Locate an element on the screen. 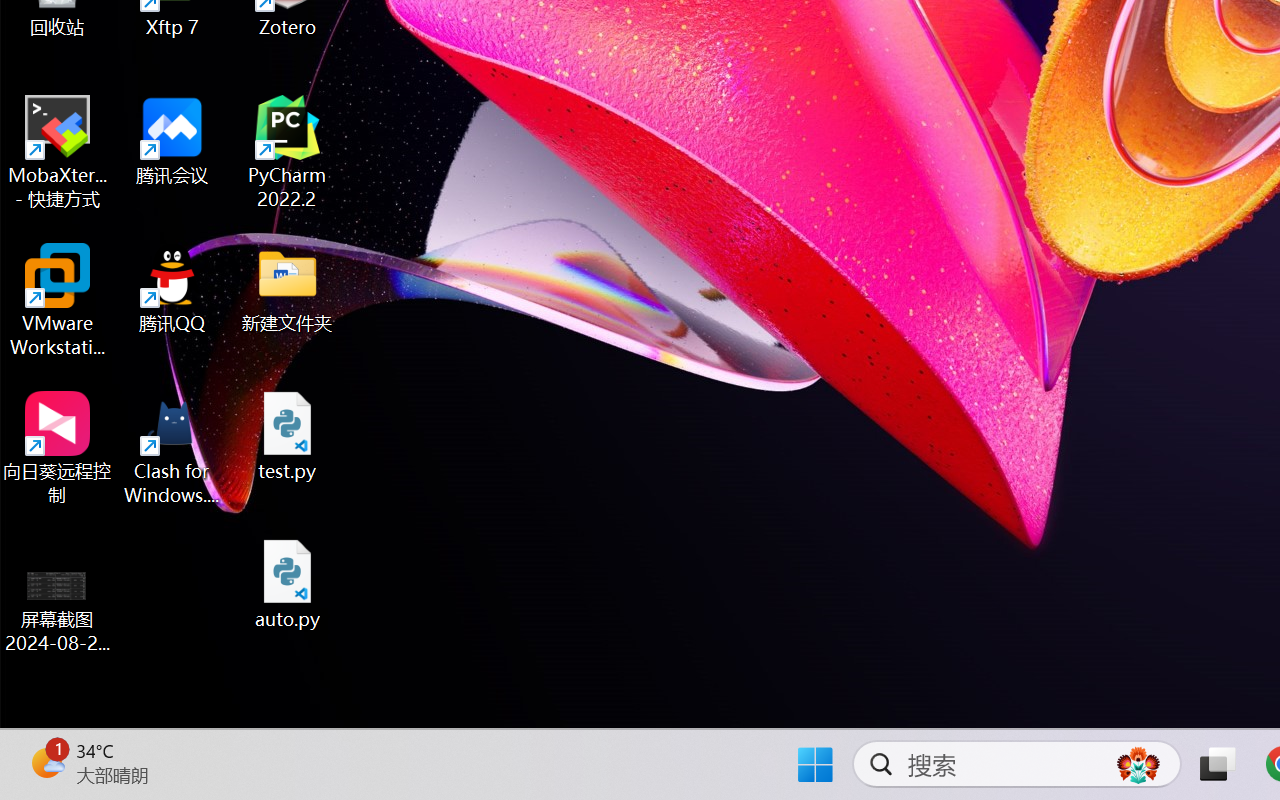  'auto.py' is located at coordinates (287, 583).